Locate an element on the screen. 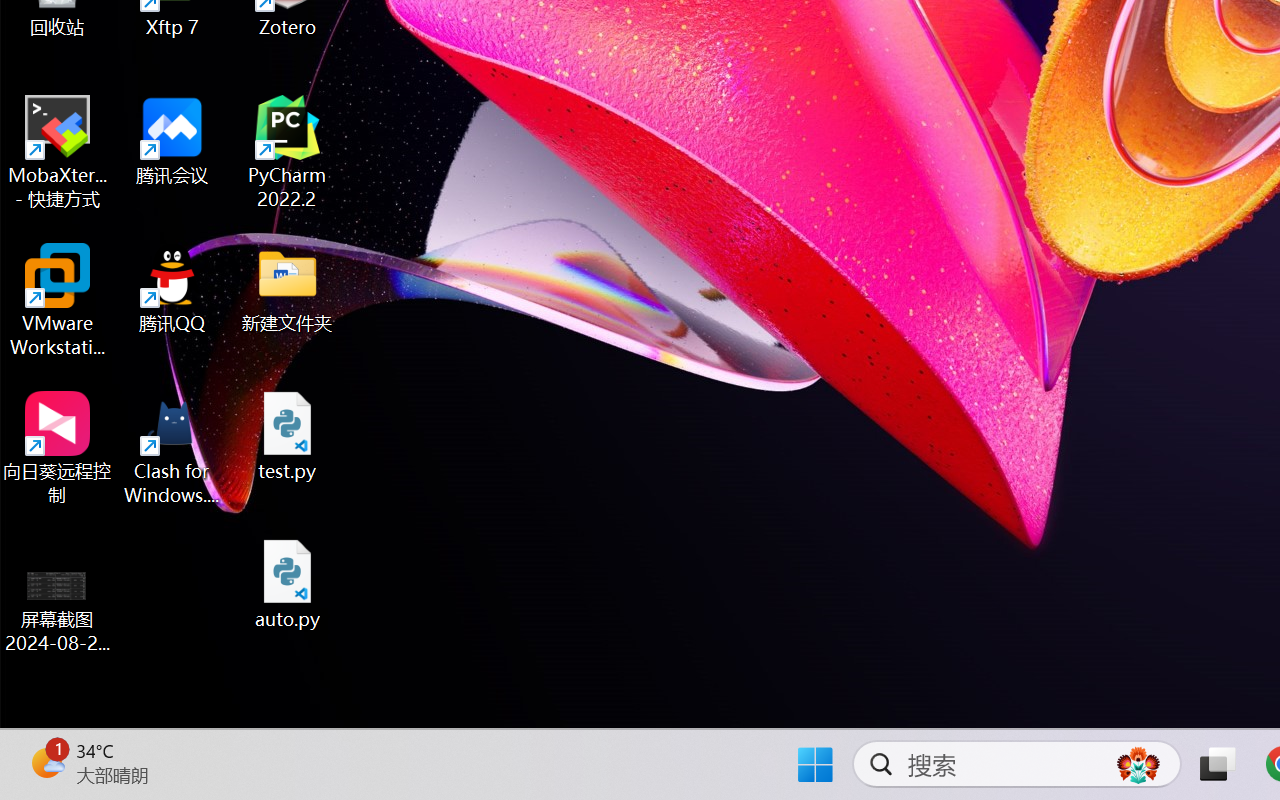  'auto.py' is located at coordinates (287, 583).